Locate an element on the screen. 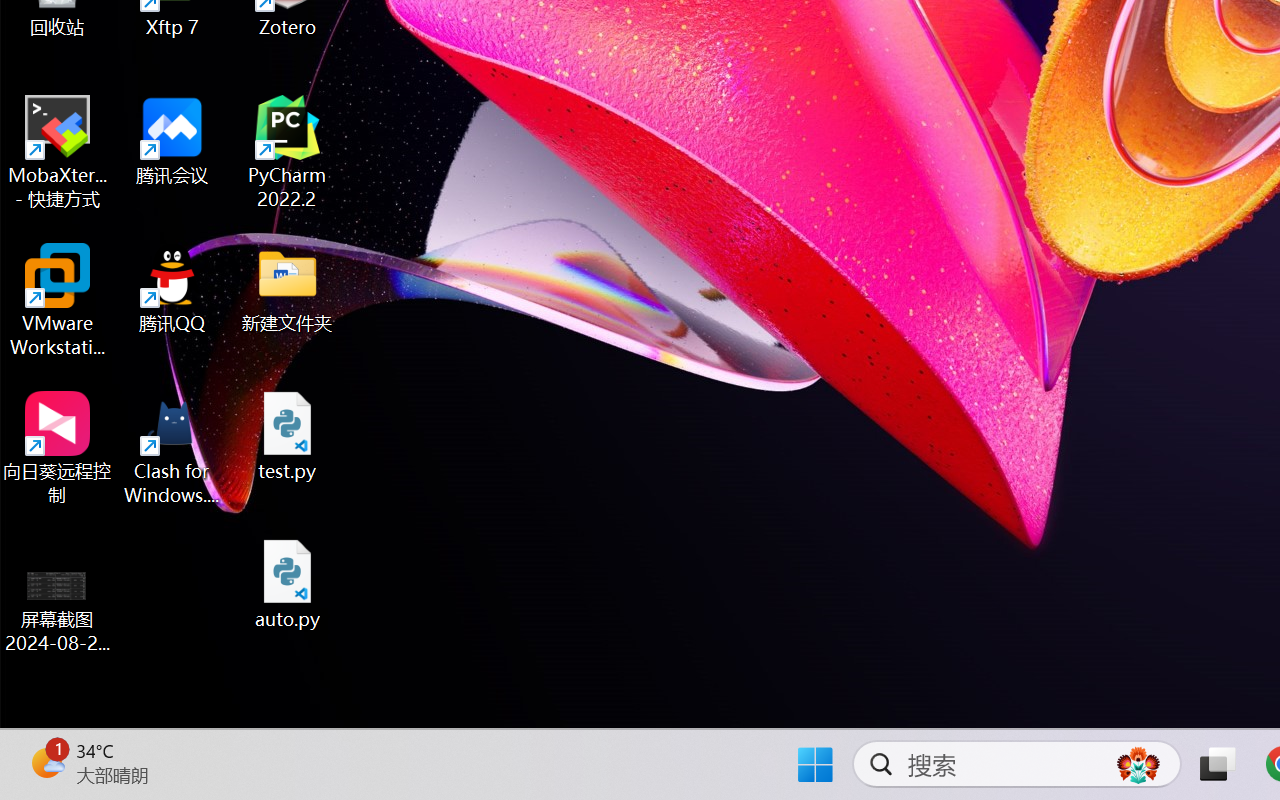  'auto.py' is located at coordinates (287, 583).